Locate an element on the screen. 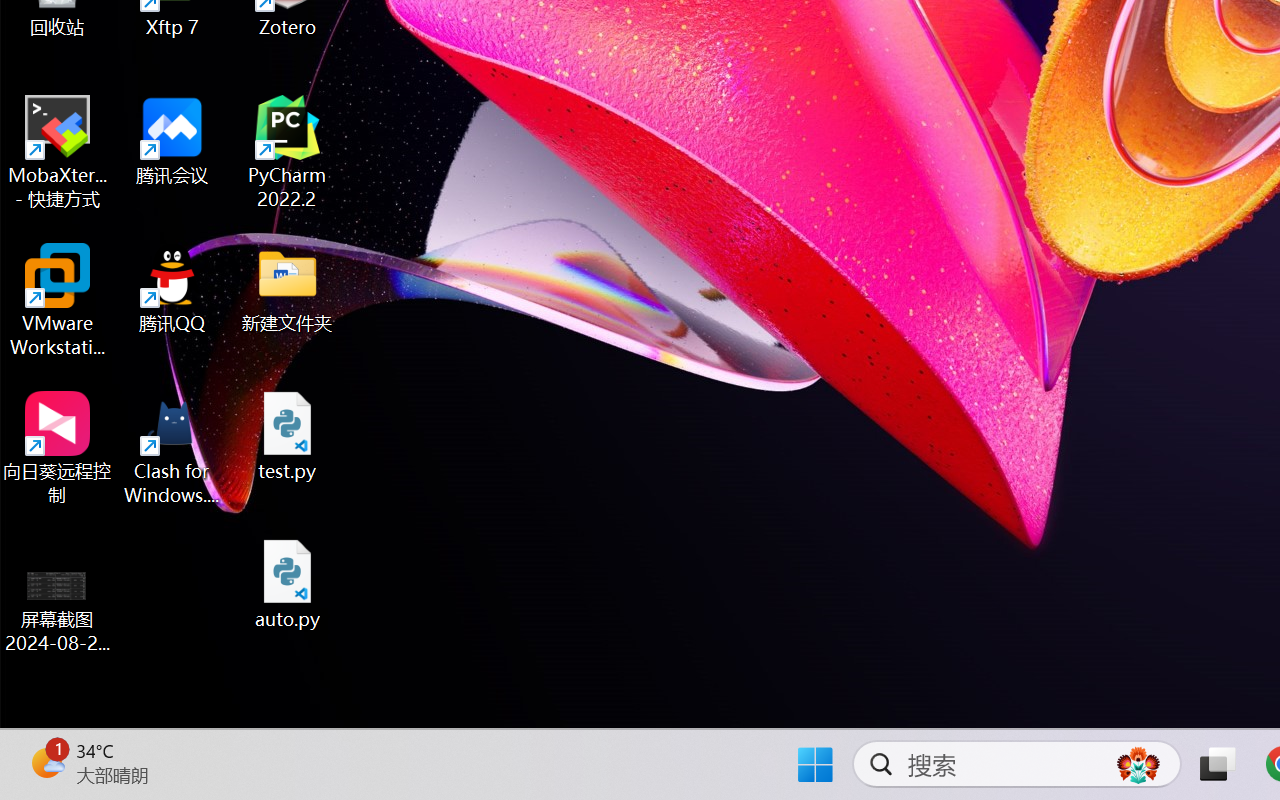  'auto.py' is located at coordinates (287, 583).